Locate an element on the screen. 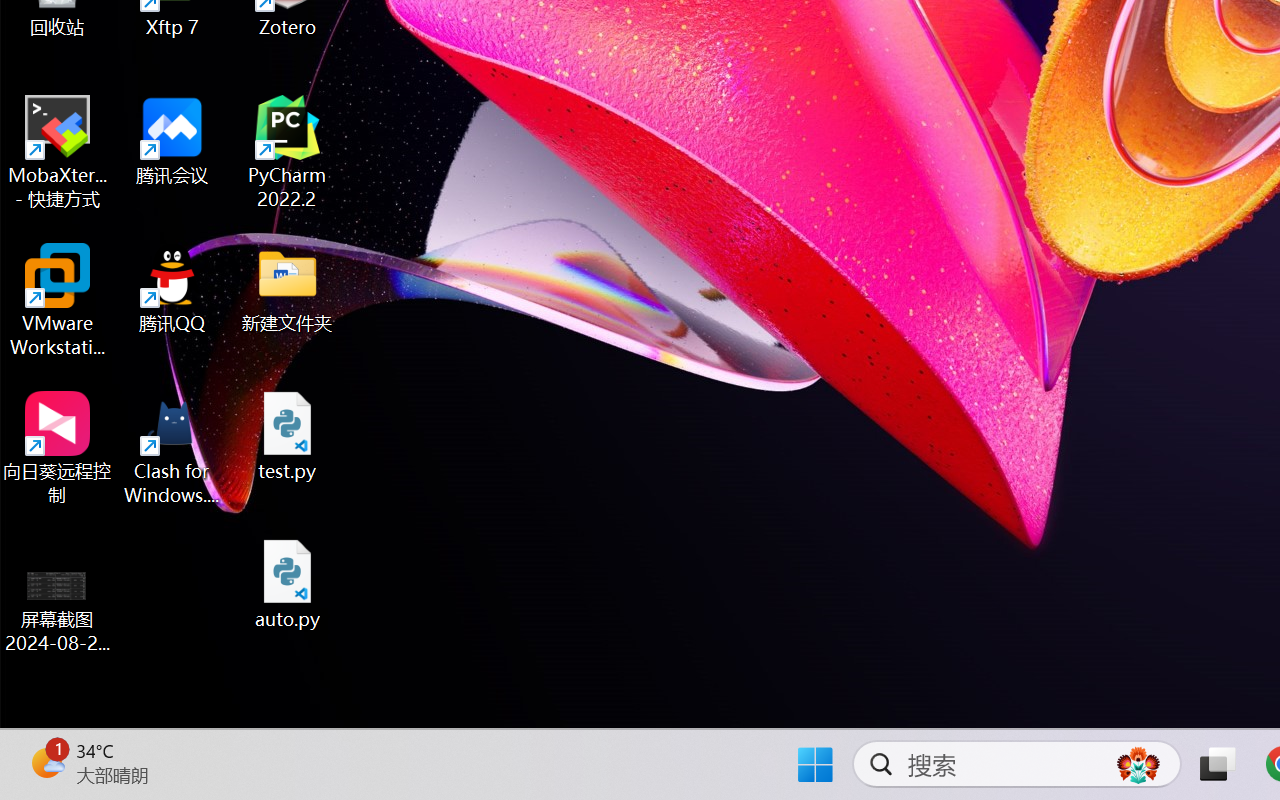  'auto.py' is located at coordinates (287, 583).